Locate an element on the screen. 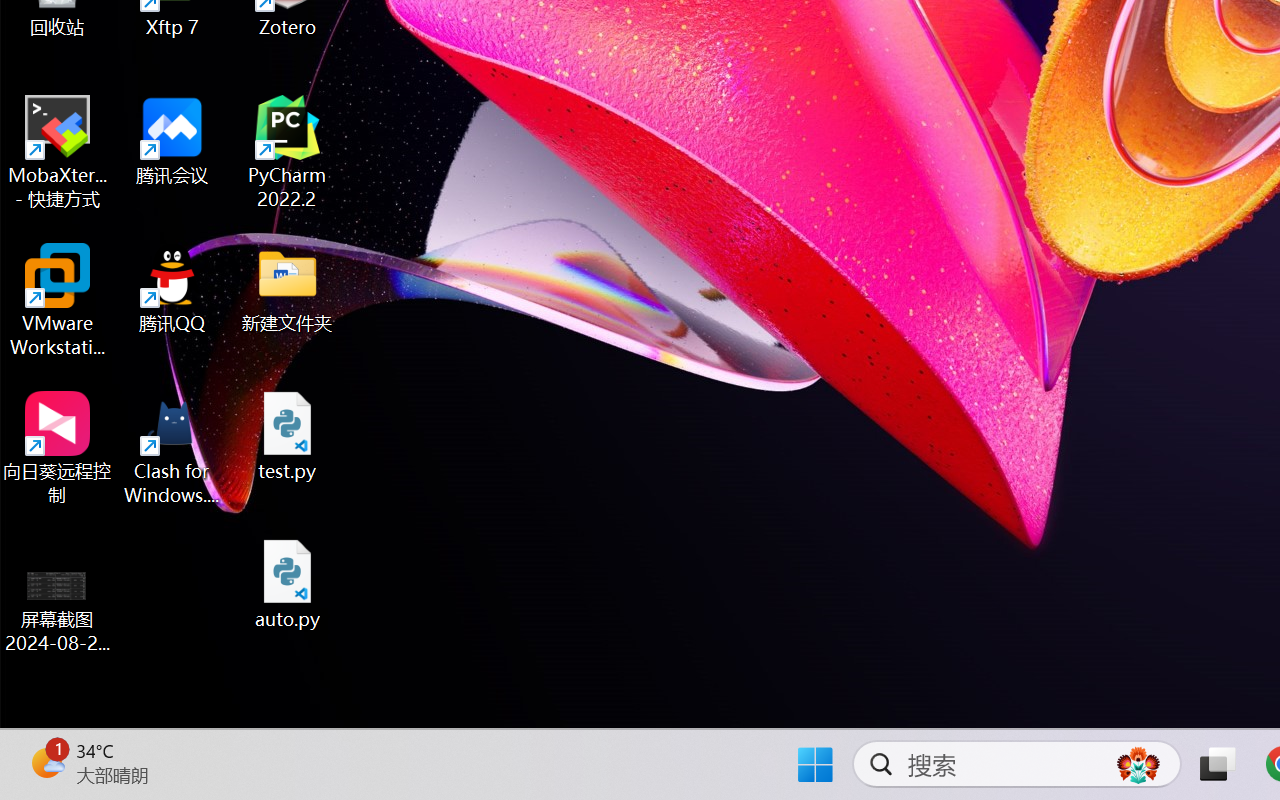  'auto.py' is located at coordinates (287, 583).